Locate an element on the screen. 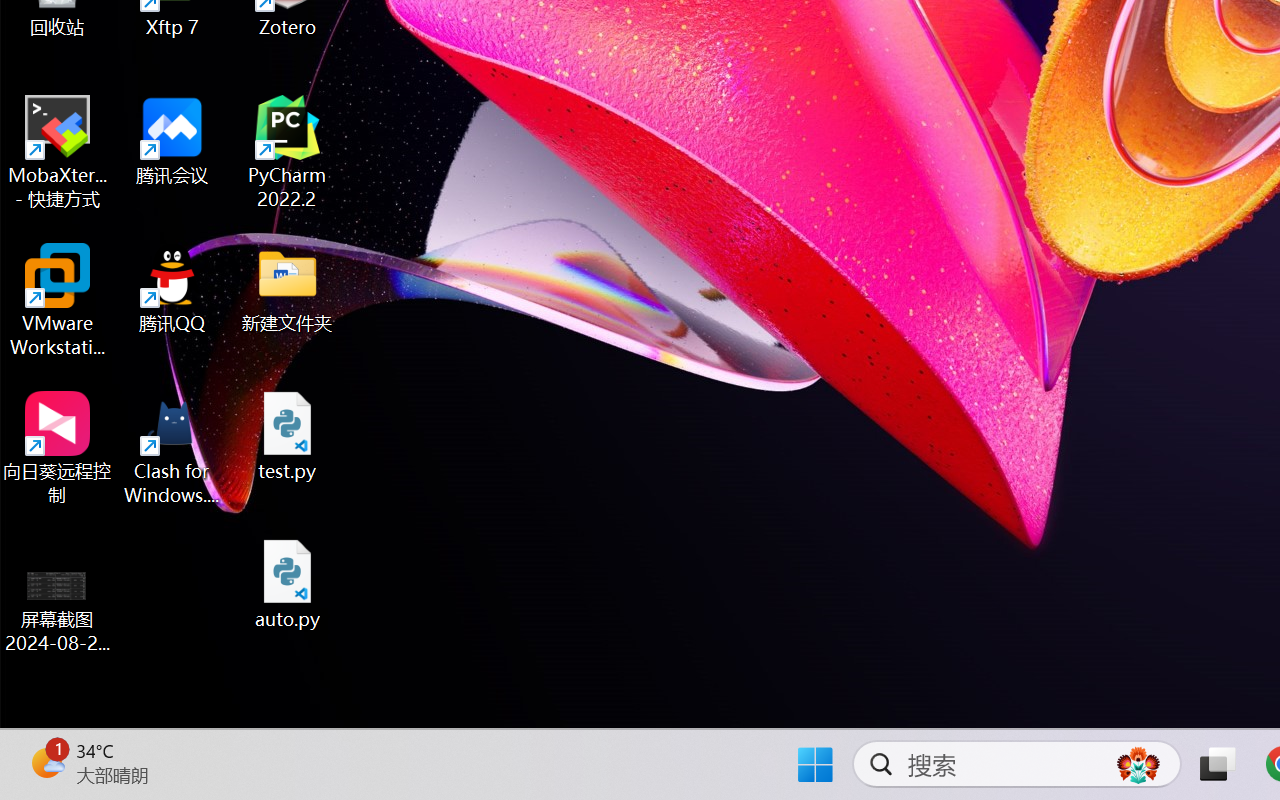  'auto.py' is located at coordinates (287, 583).